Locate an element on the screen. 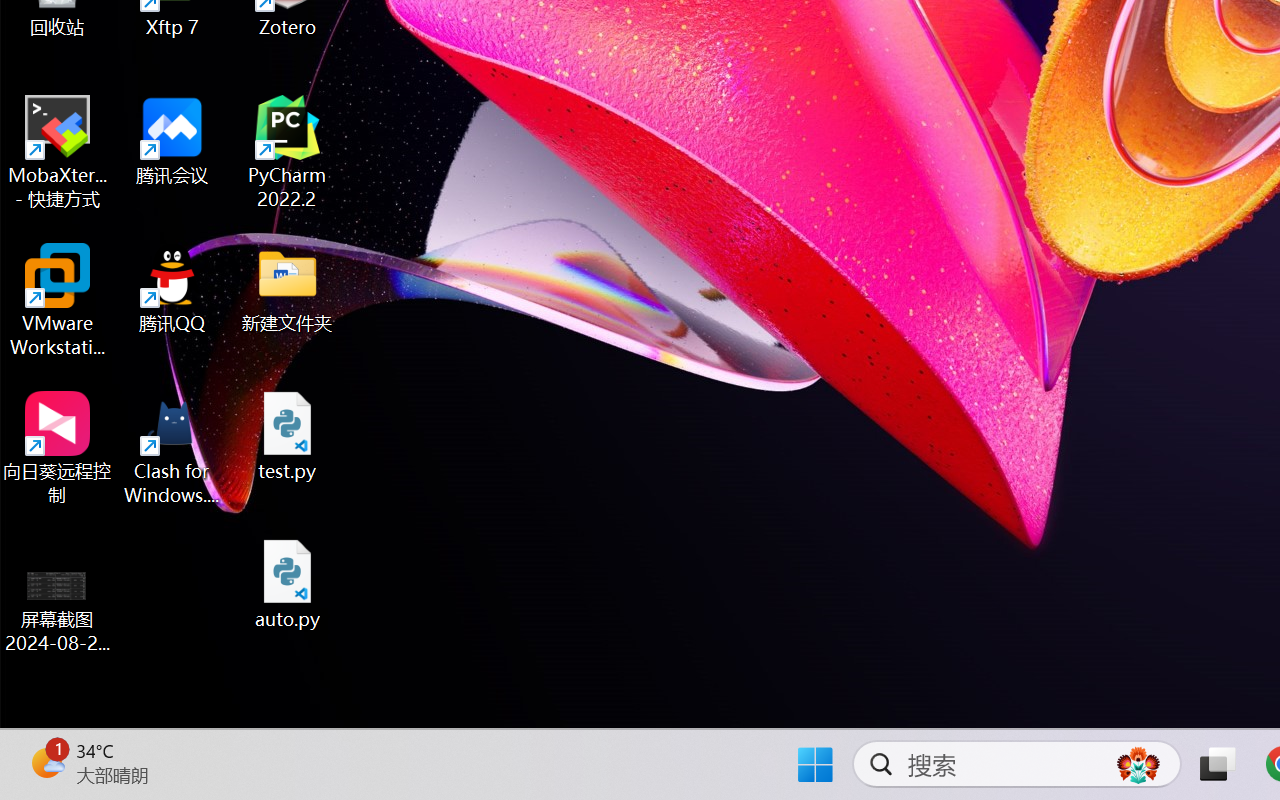  'auto.py' is located at coordinates (287, 583).